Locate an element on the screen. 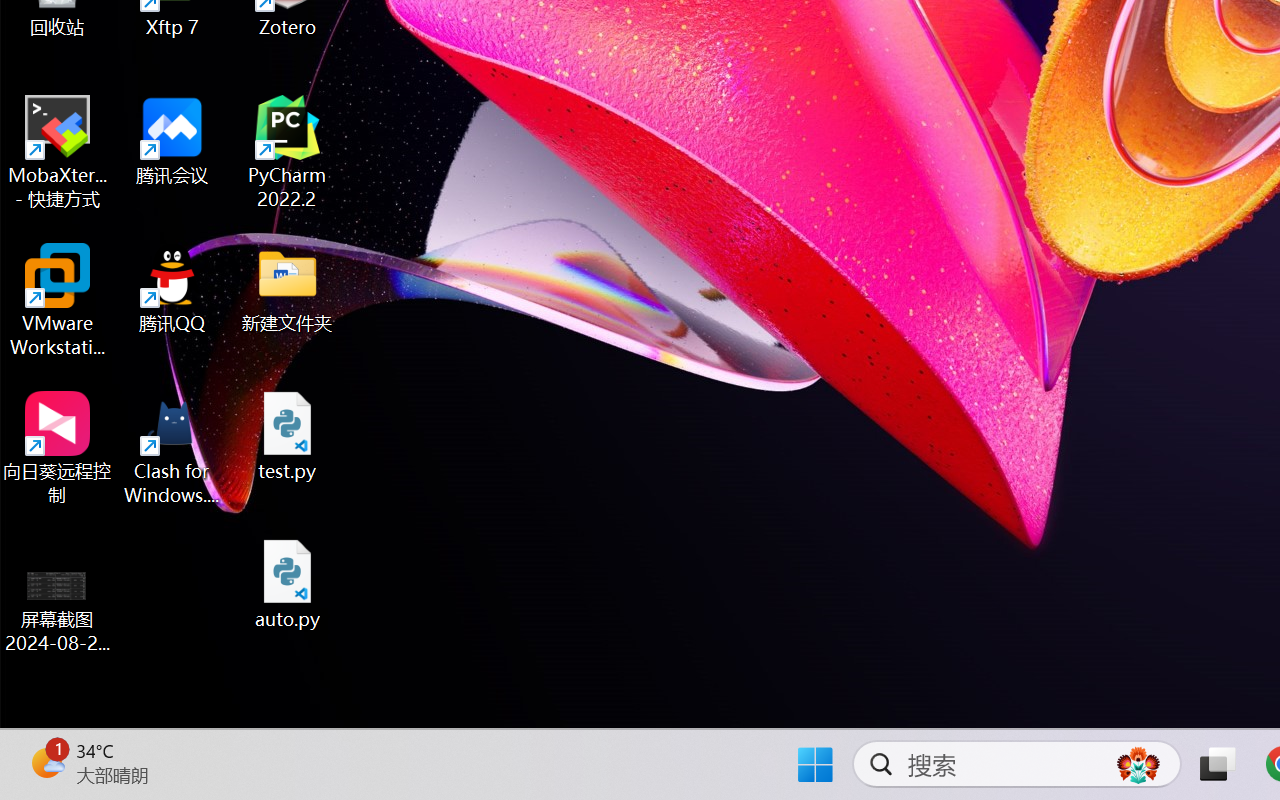  'auto.py' is located at coordinates (287, 583).